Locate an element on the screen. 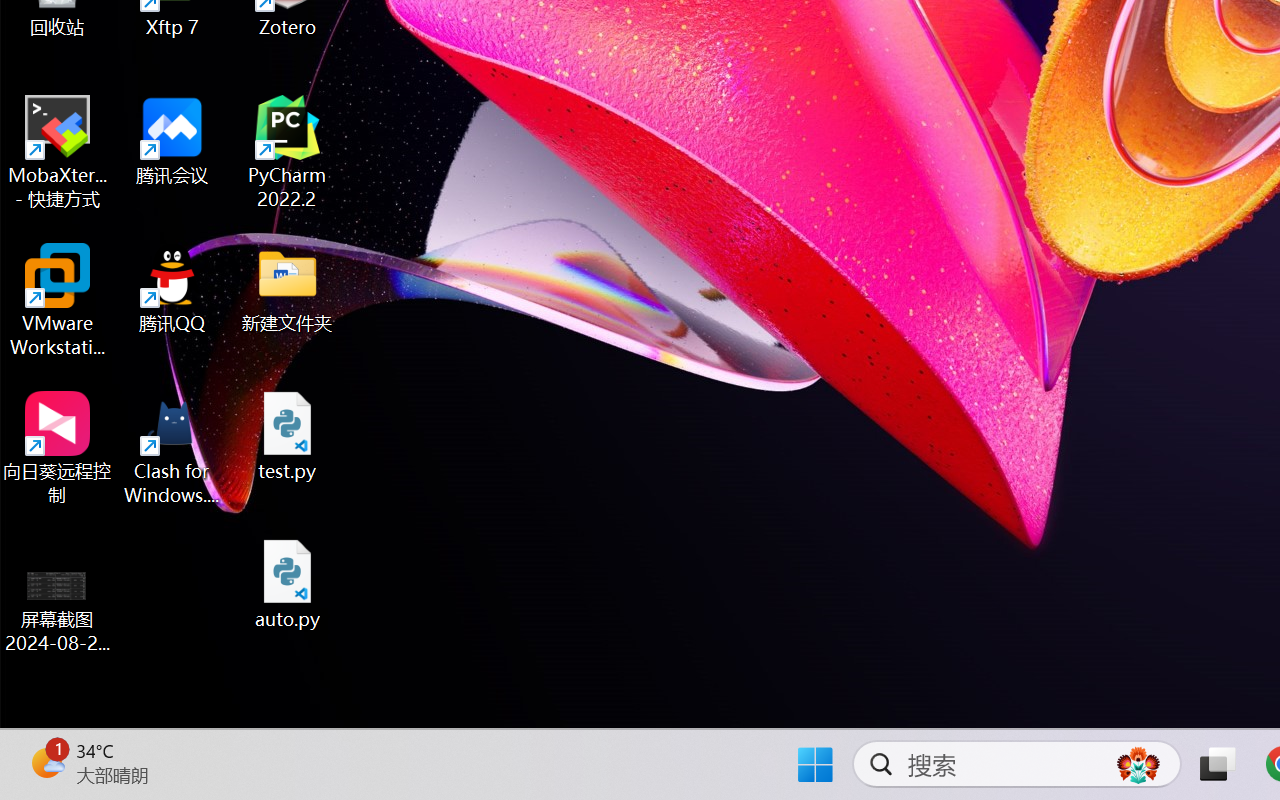  'auto.py' is located at coordinates (287, 583).